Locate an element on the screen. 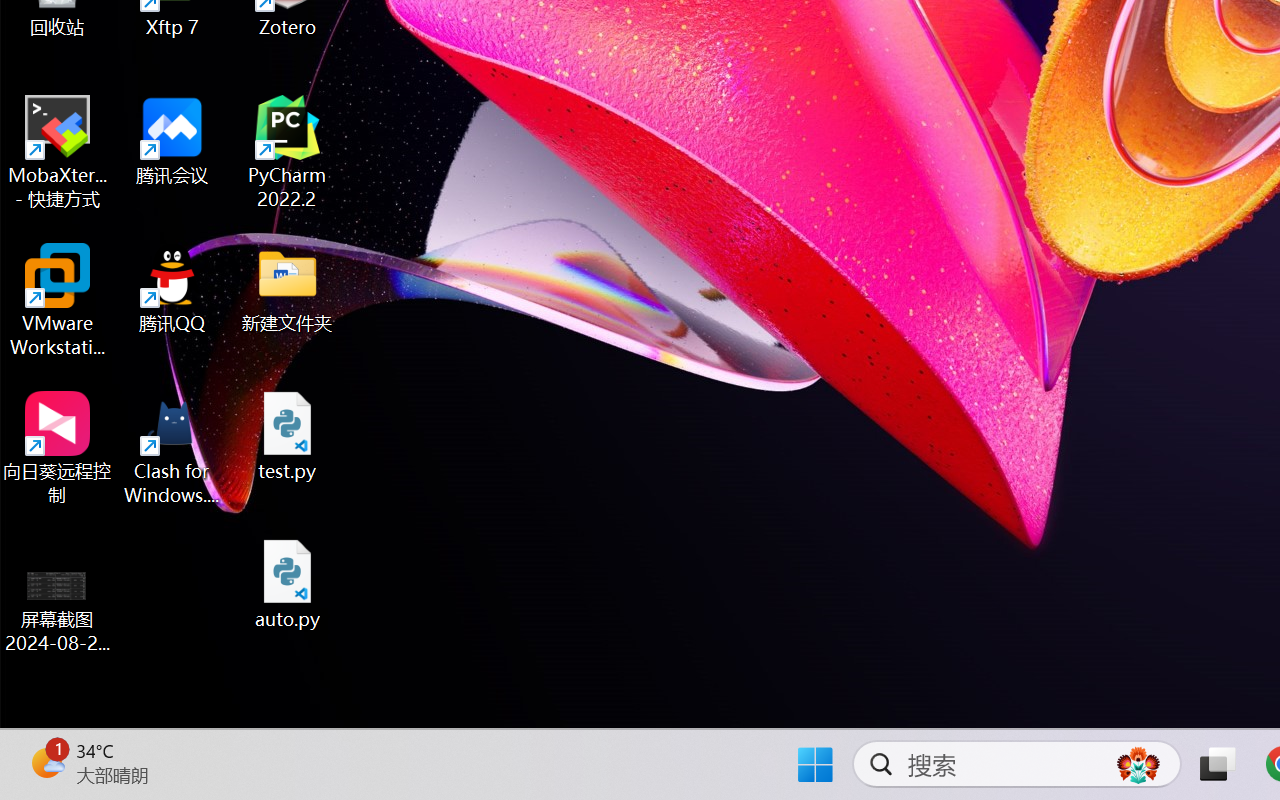  'auto.py' is located at coordinates (287, 583).